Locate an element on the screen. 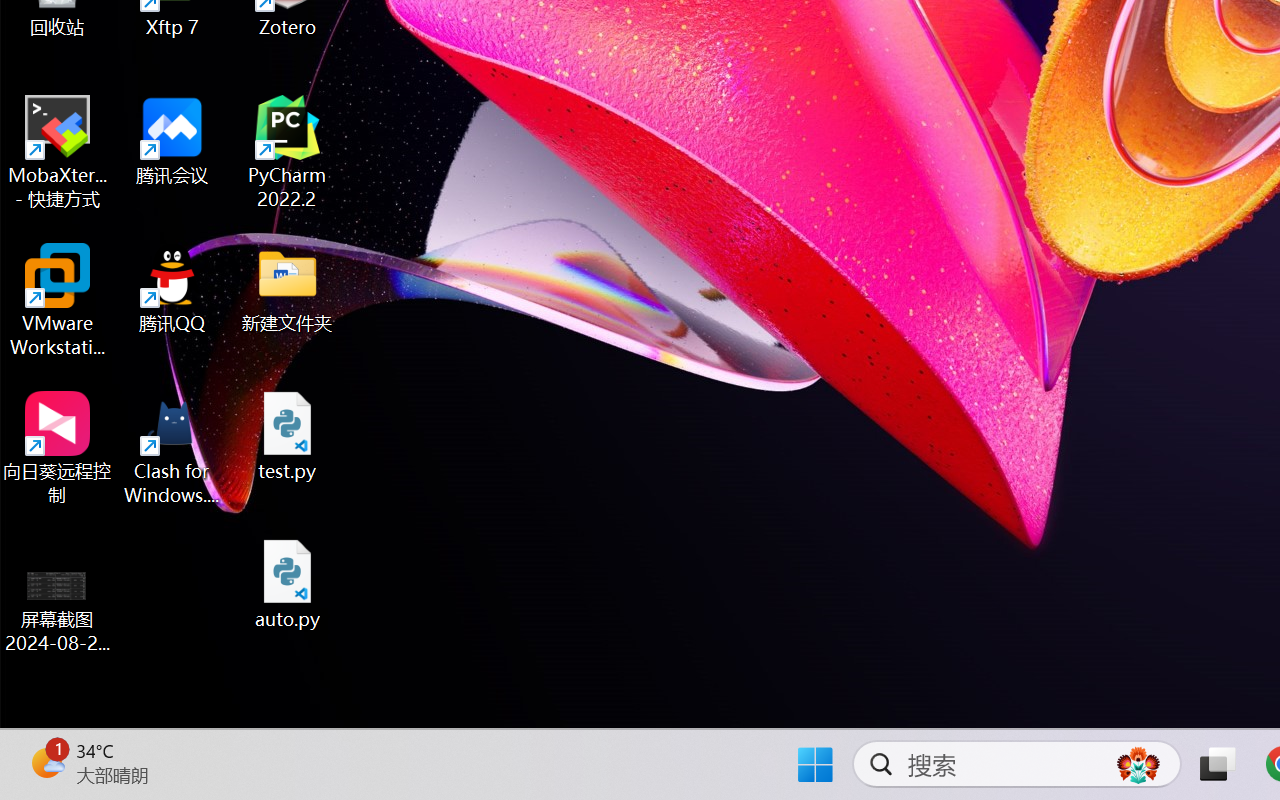  'auto.py' is located at coordinates (287, 583).